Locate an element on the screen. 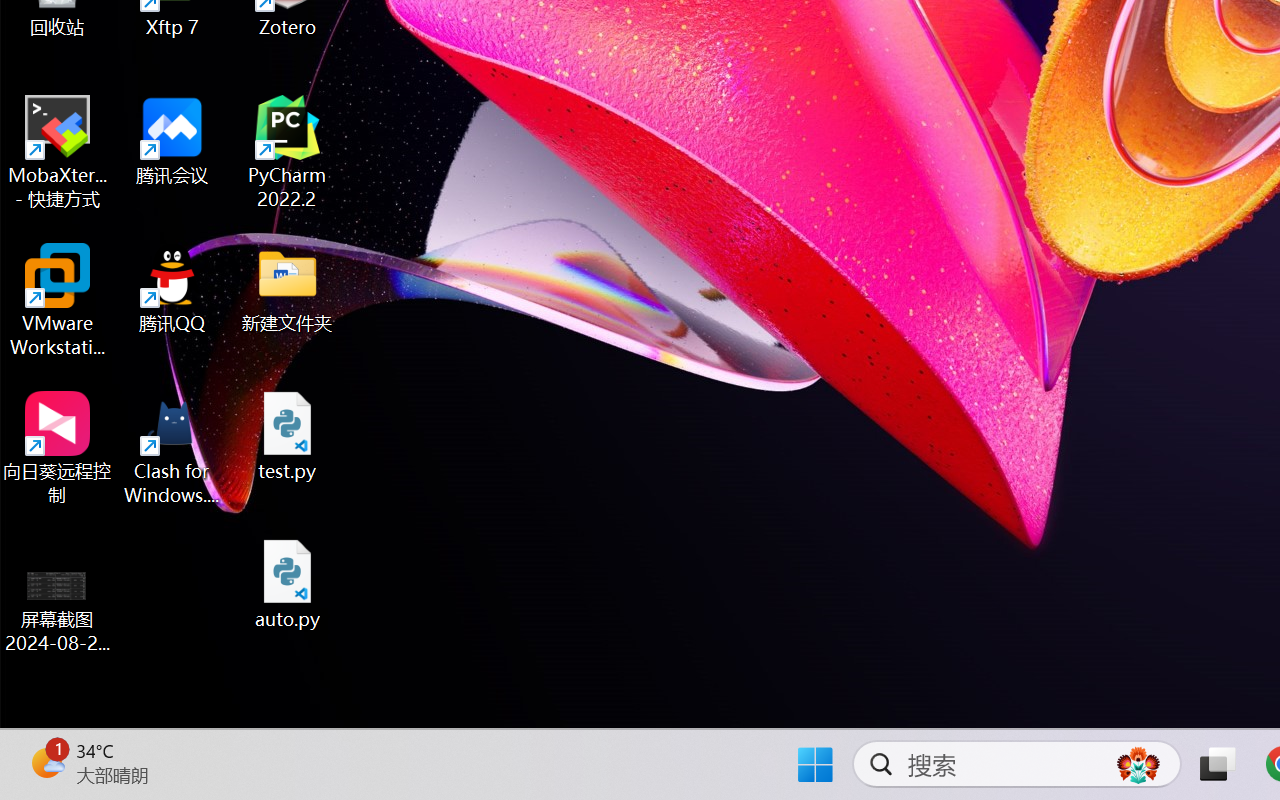  'auto.py' is located at coordinates (287, 583).